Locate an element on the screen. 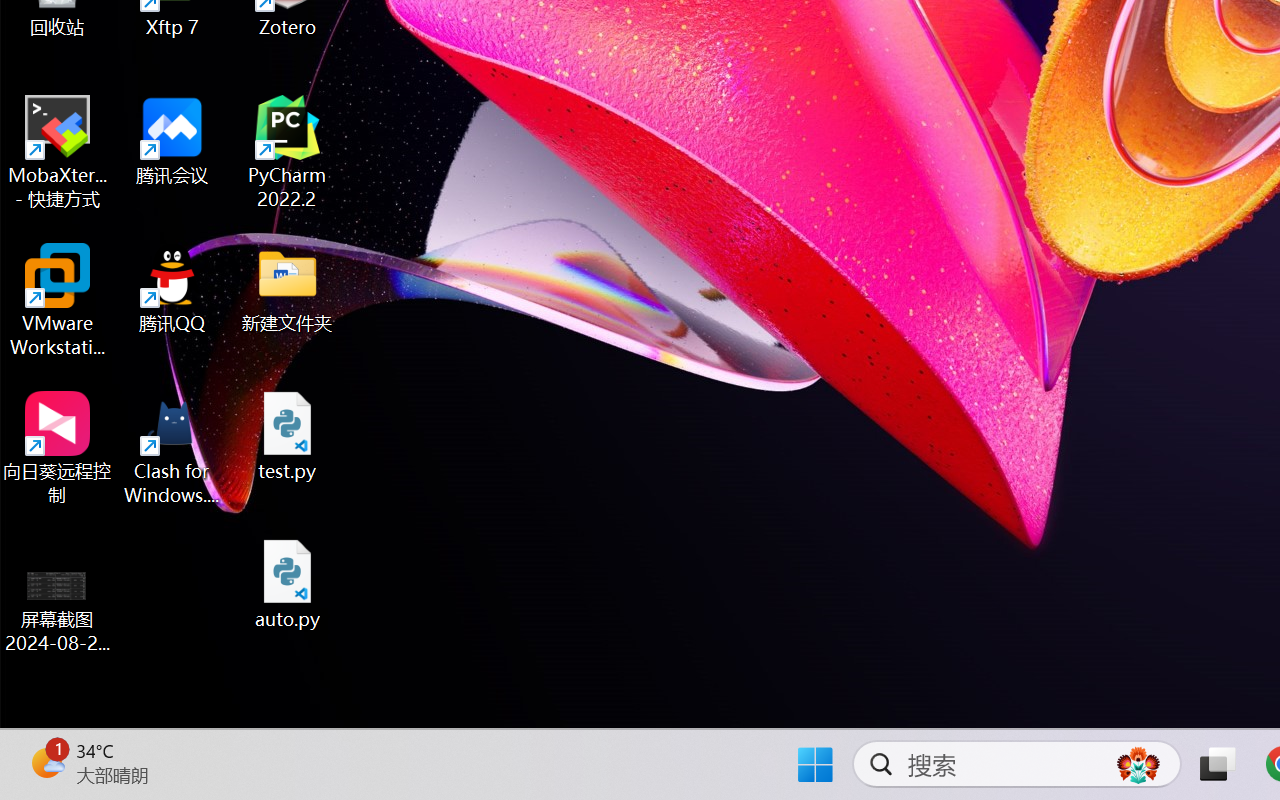  'auto.py' is located at coordinates (287, 583).